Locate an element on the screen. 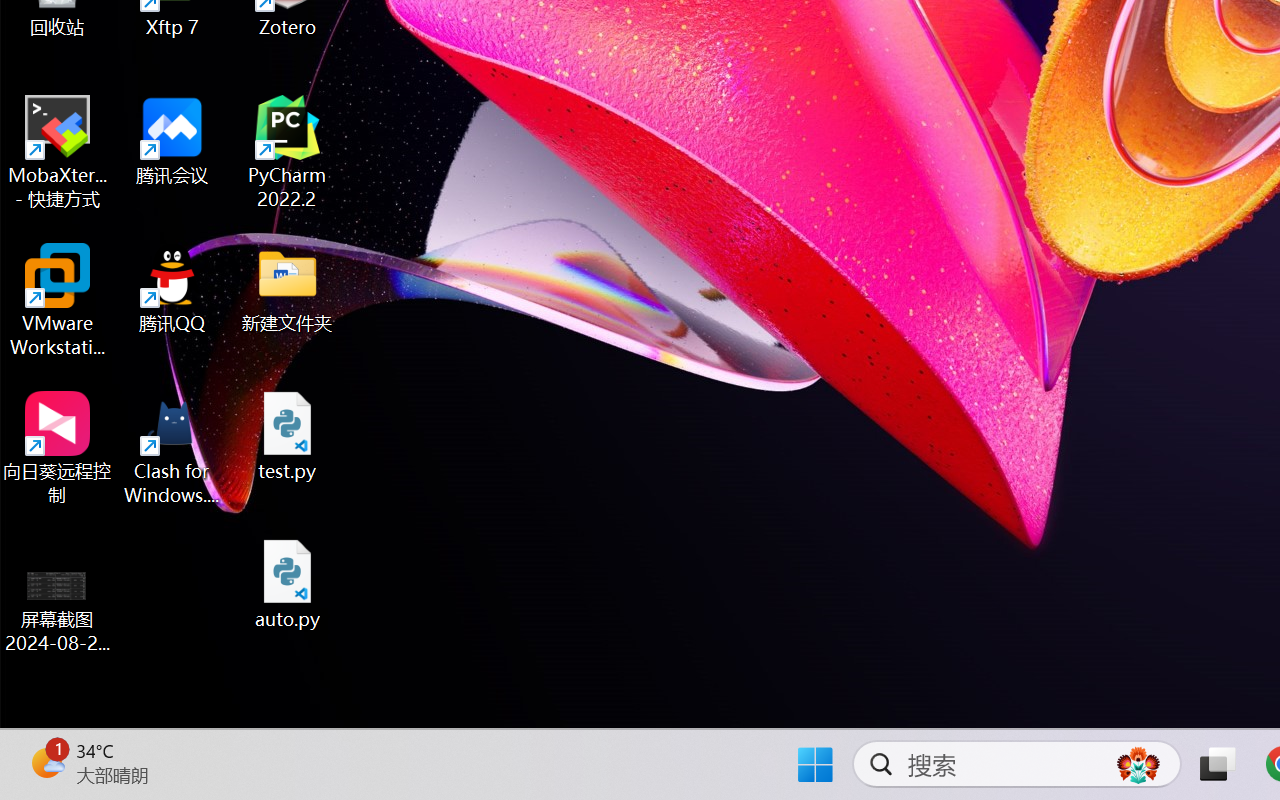  'auto.py' is located at coordinates (287, 583).